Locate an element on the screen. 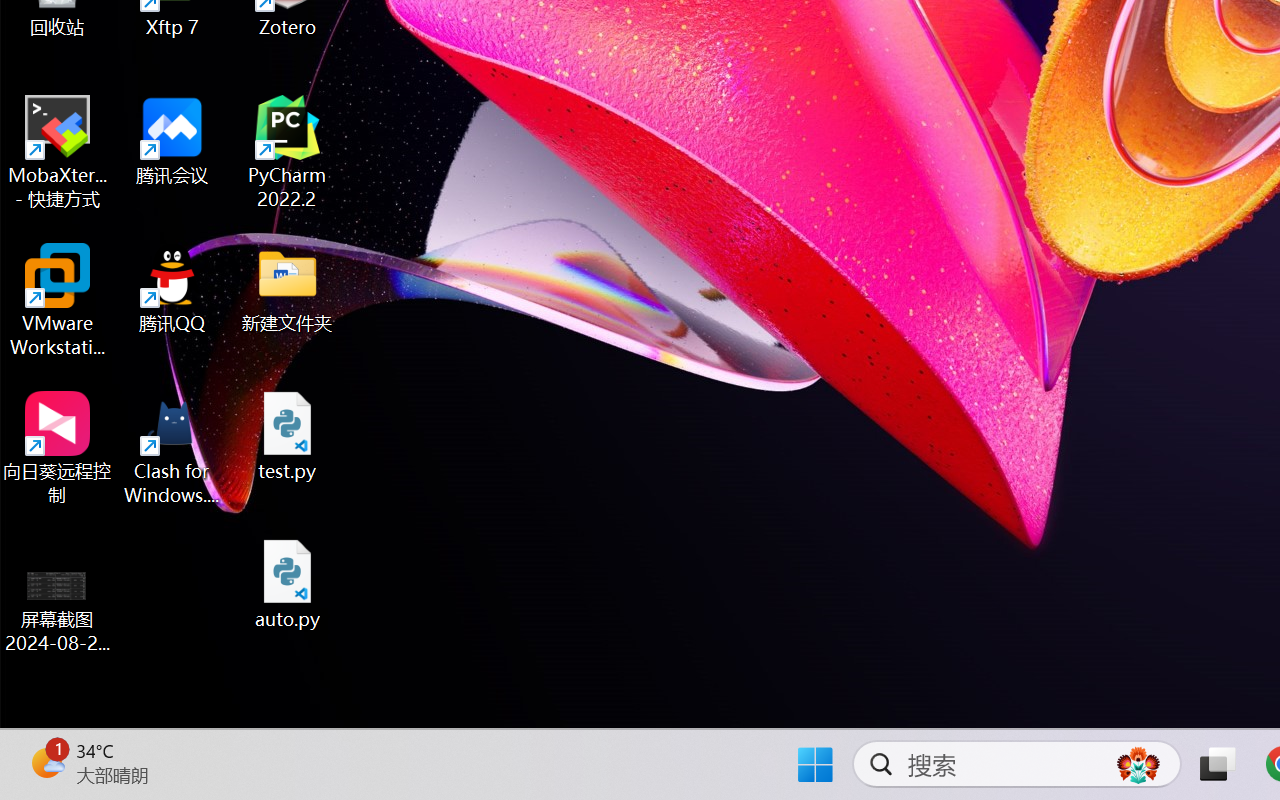  'auto.py' is located at coordinates (287, 583).